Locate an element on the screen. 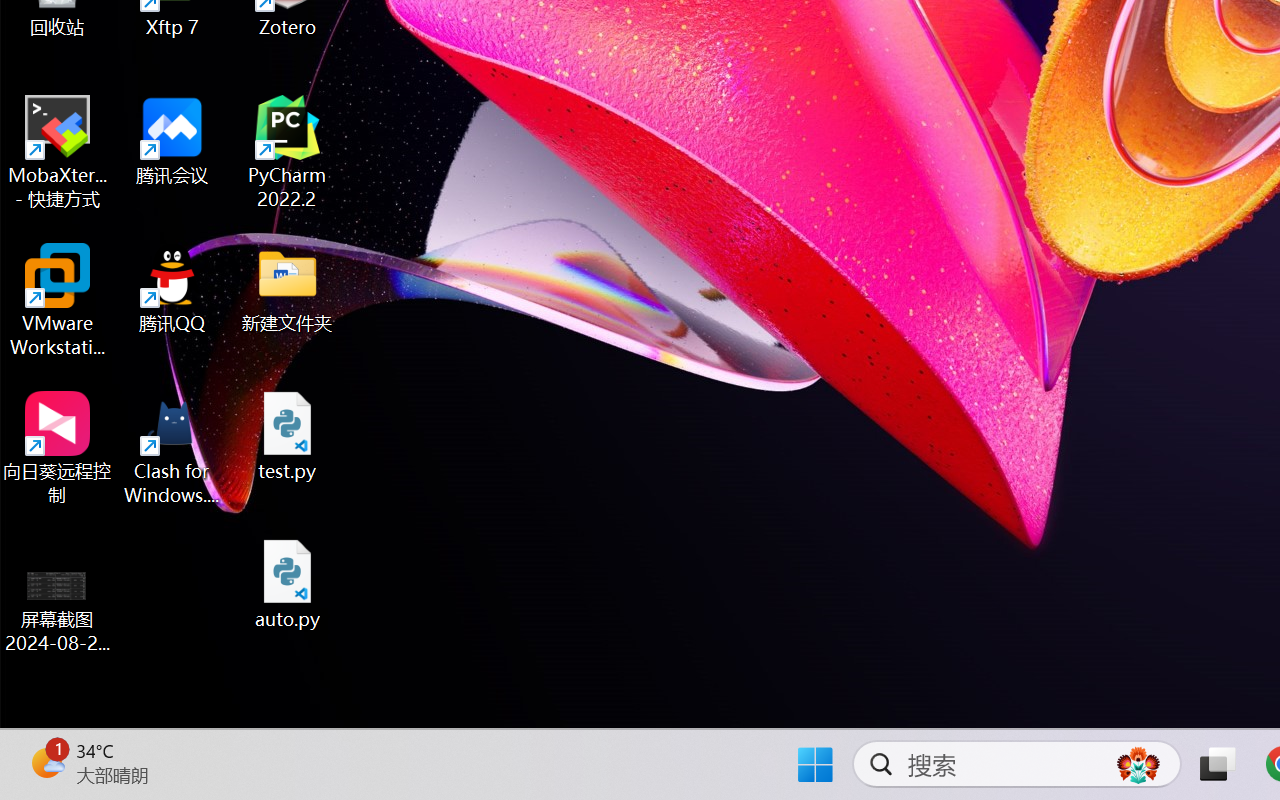  'auto.py' is located at coordinates (287, 583).